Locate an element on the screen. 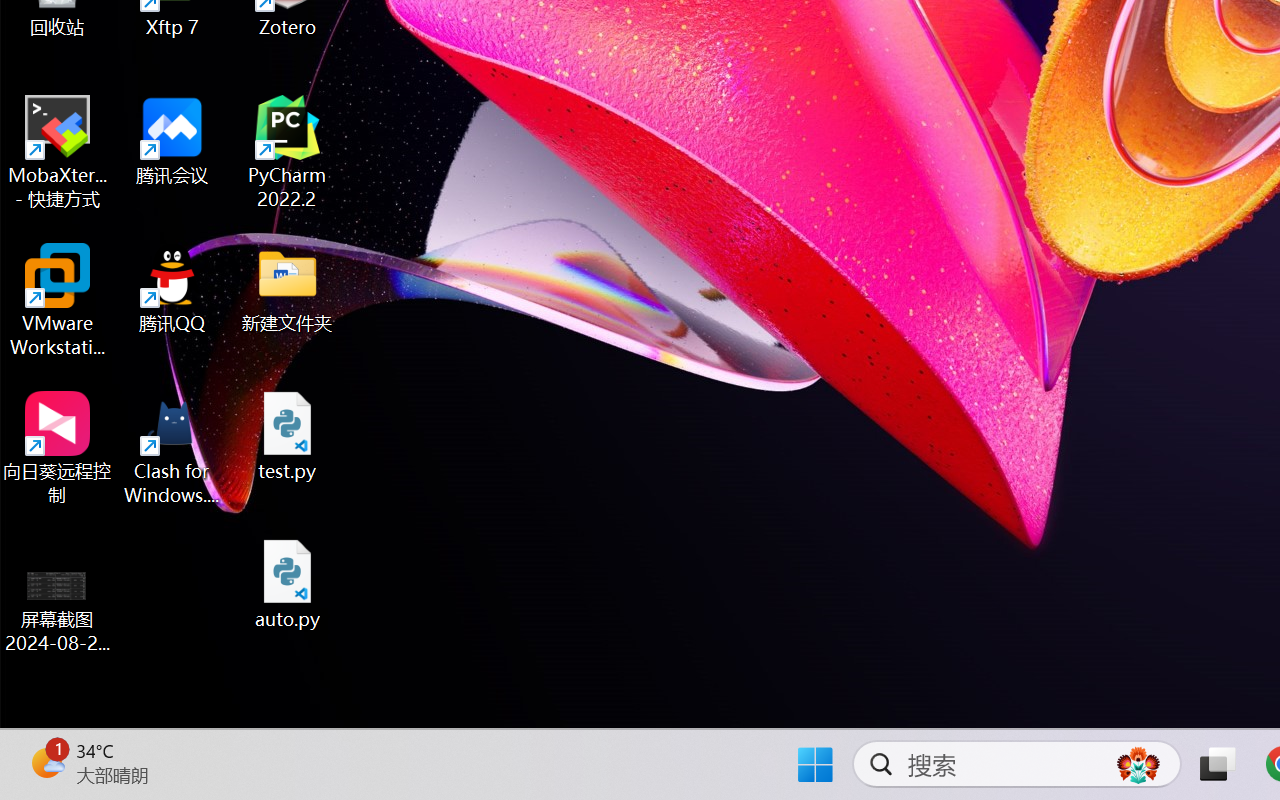  'auto.py' is located at coordinates (287, 583).